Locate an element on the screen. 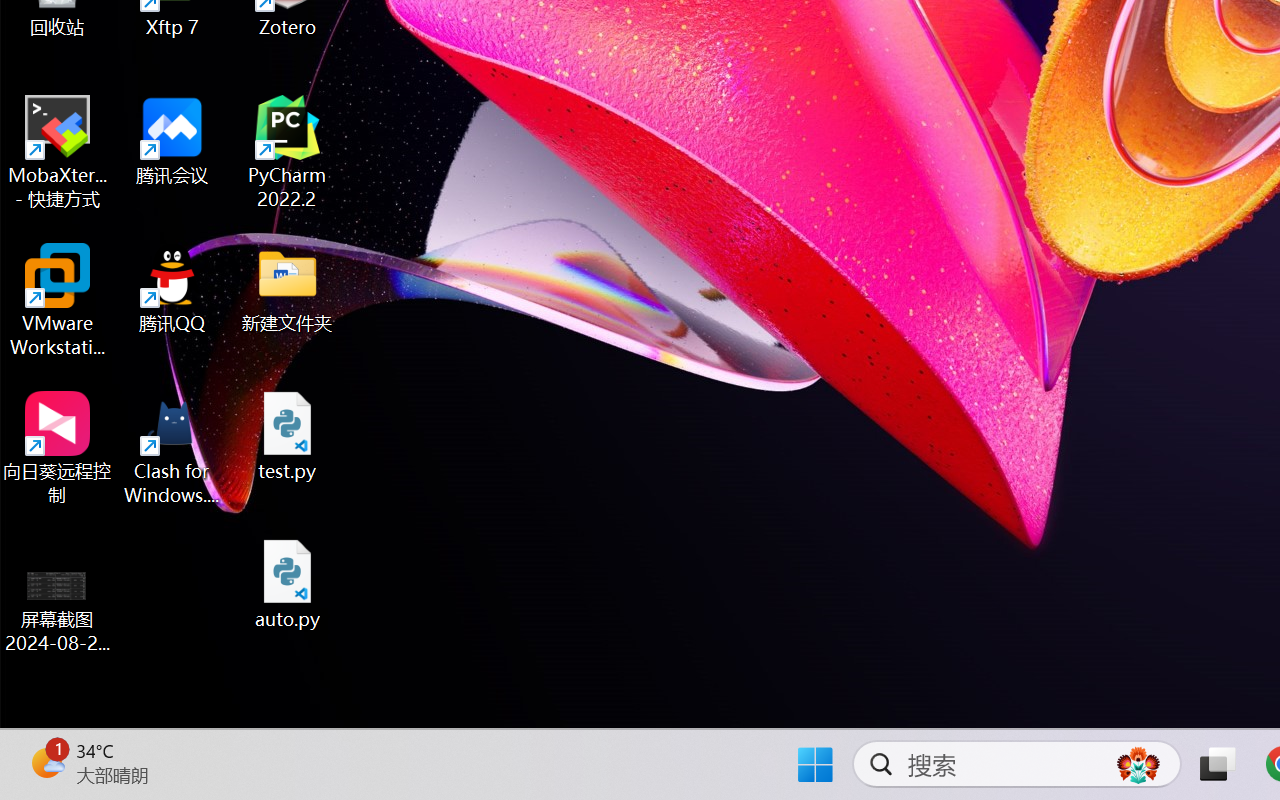  'auto.py' is located at coordinates (287, 583).